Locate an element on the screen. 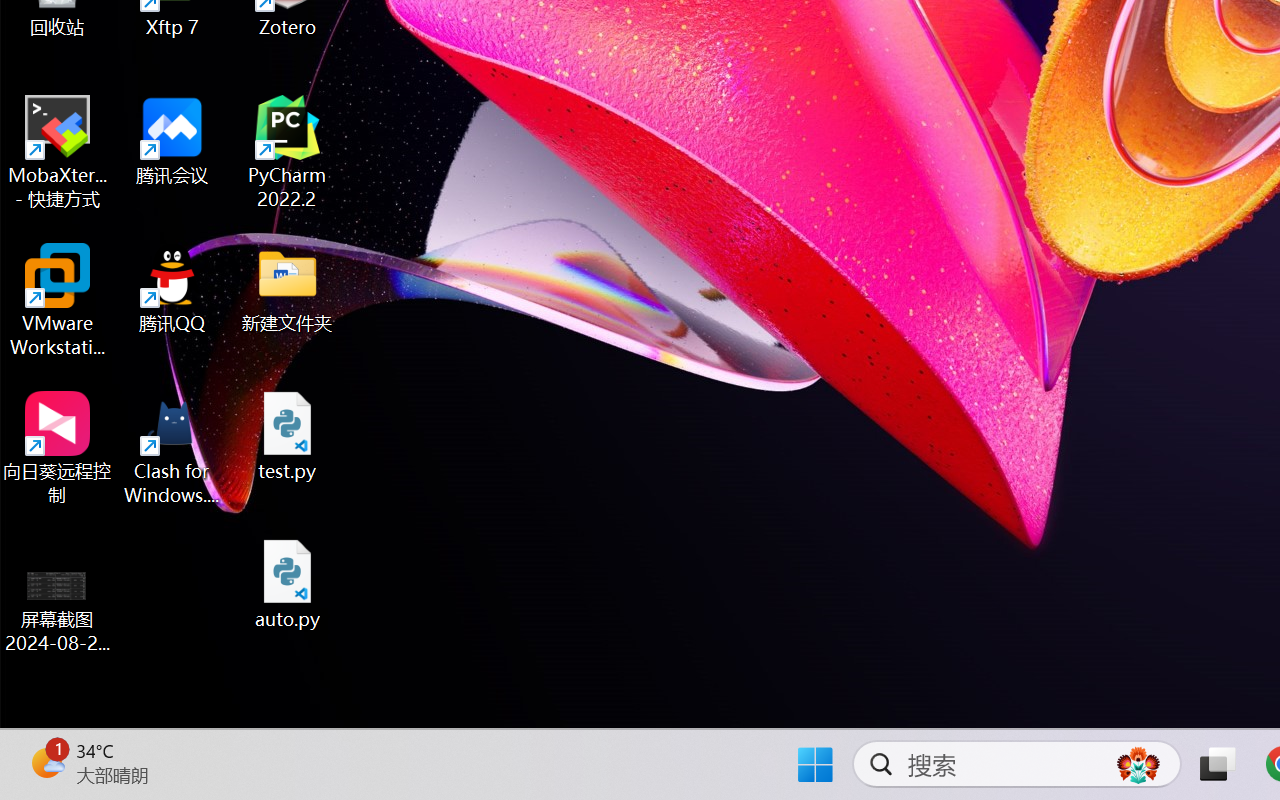  'auto.py' is located at coordinates (287, 583).